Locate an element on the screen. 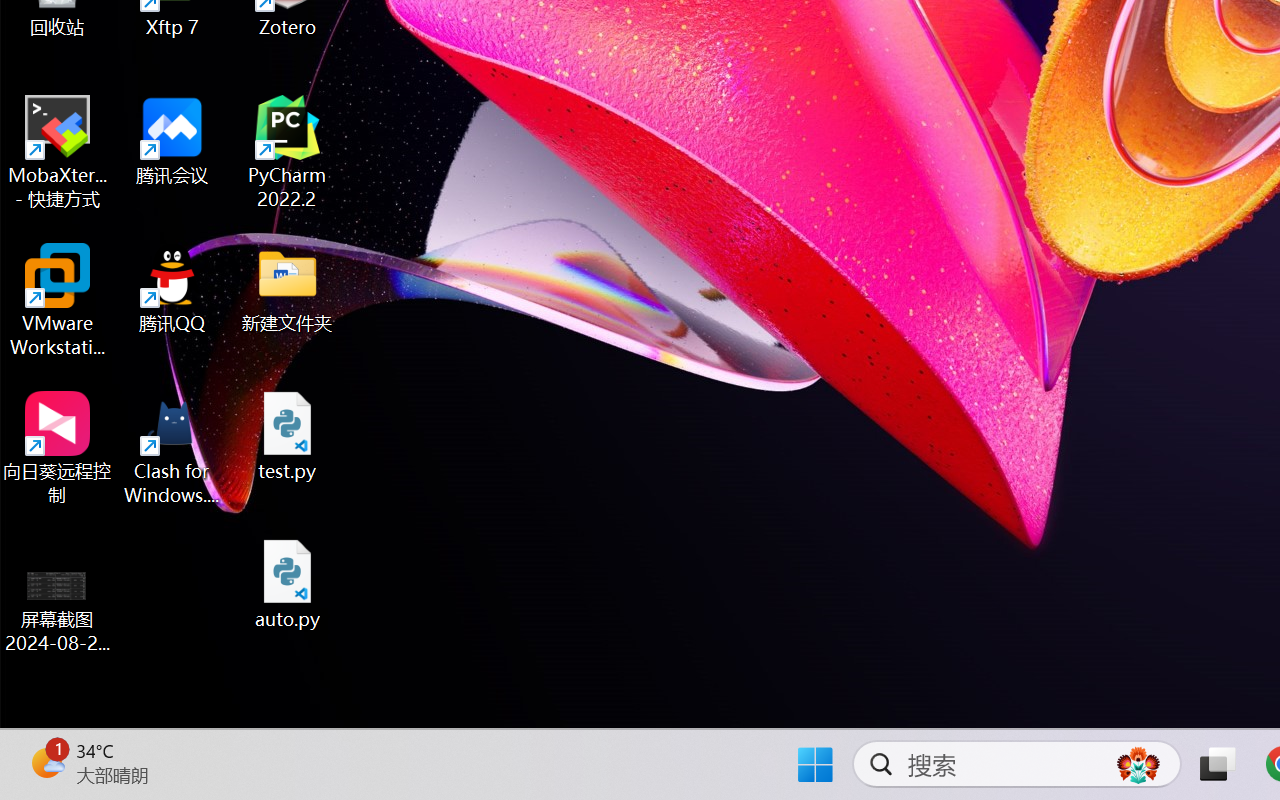  'auto.py' is located at coordinates (287, 583).